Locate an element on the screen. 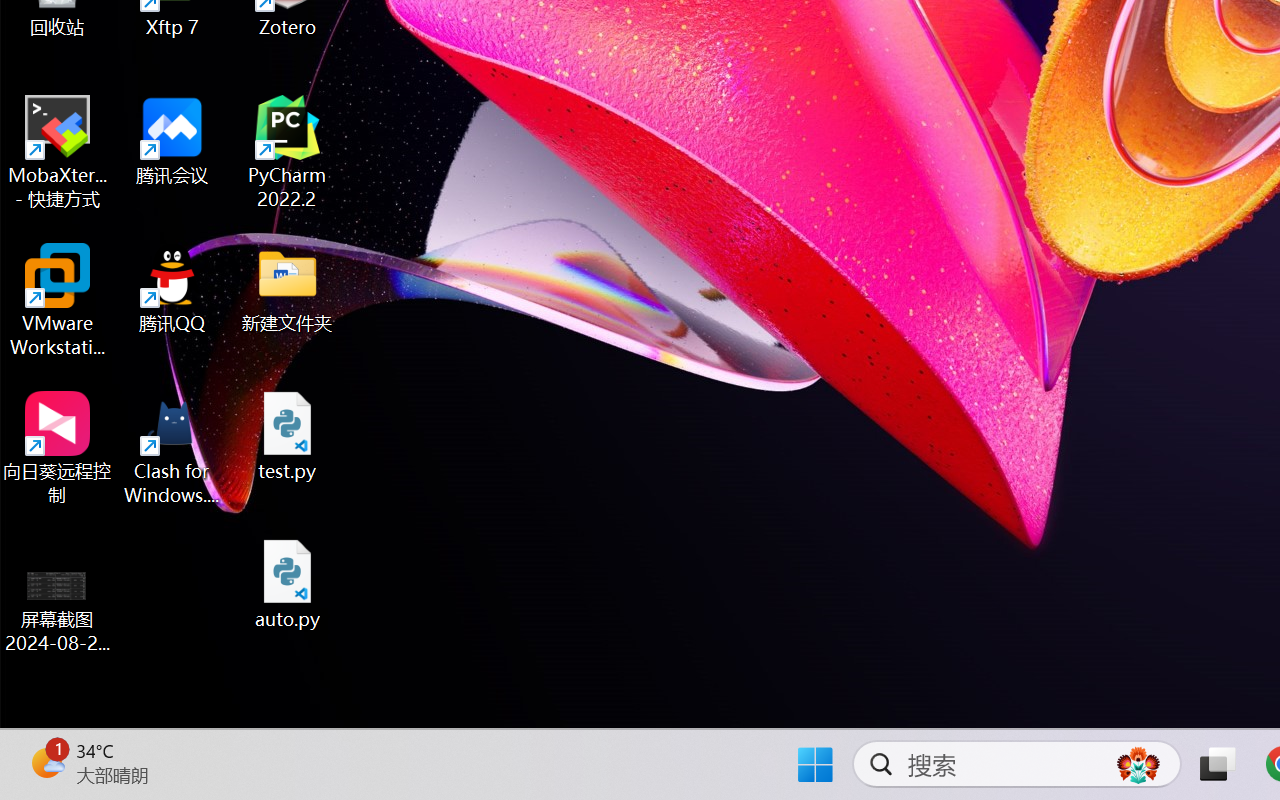  'auto.py' is located at coordinates (287, 583).